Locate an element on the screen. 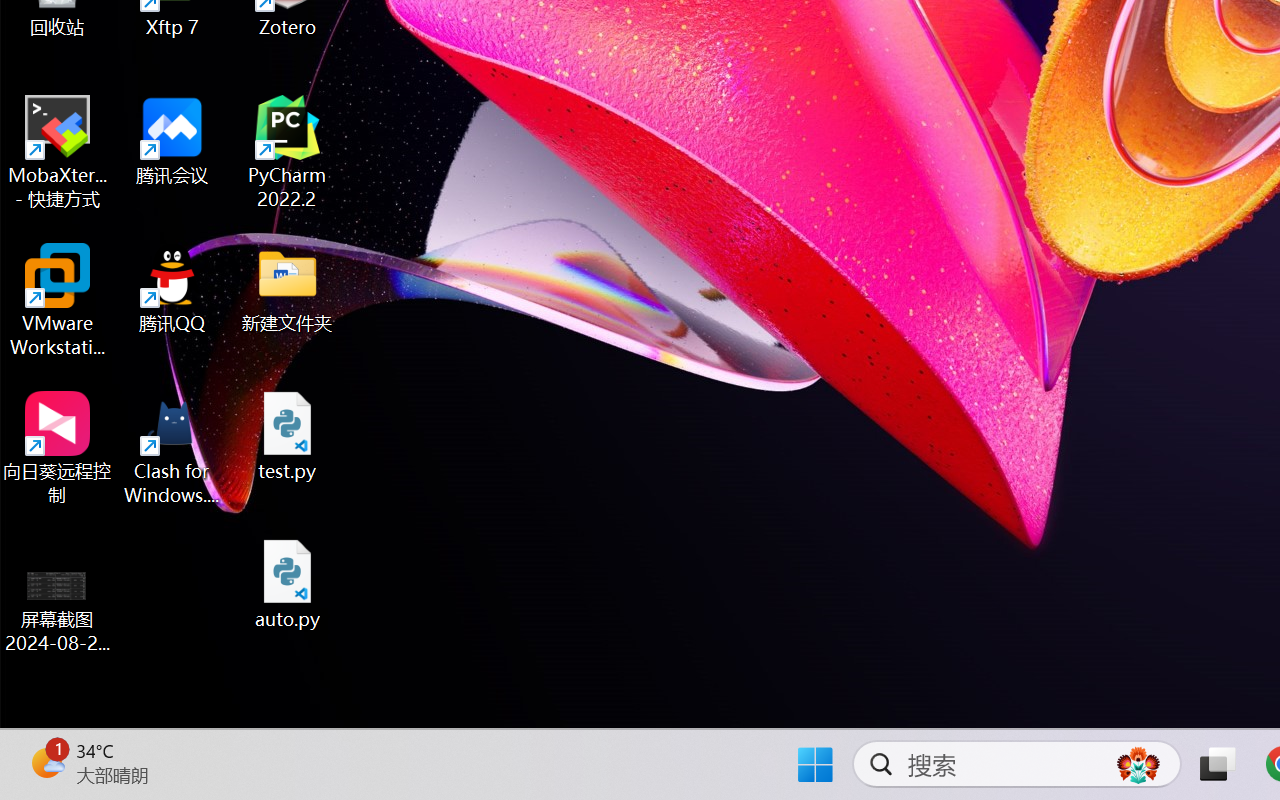  'auto.py' is located at coordinates (287, 583).